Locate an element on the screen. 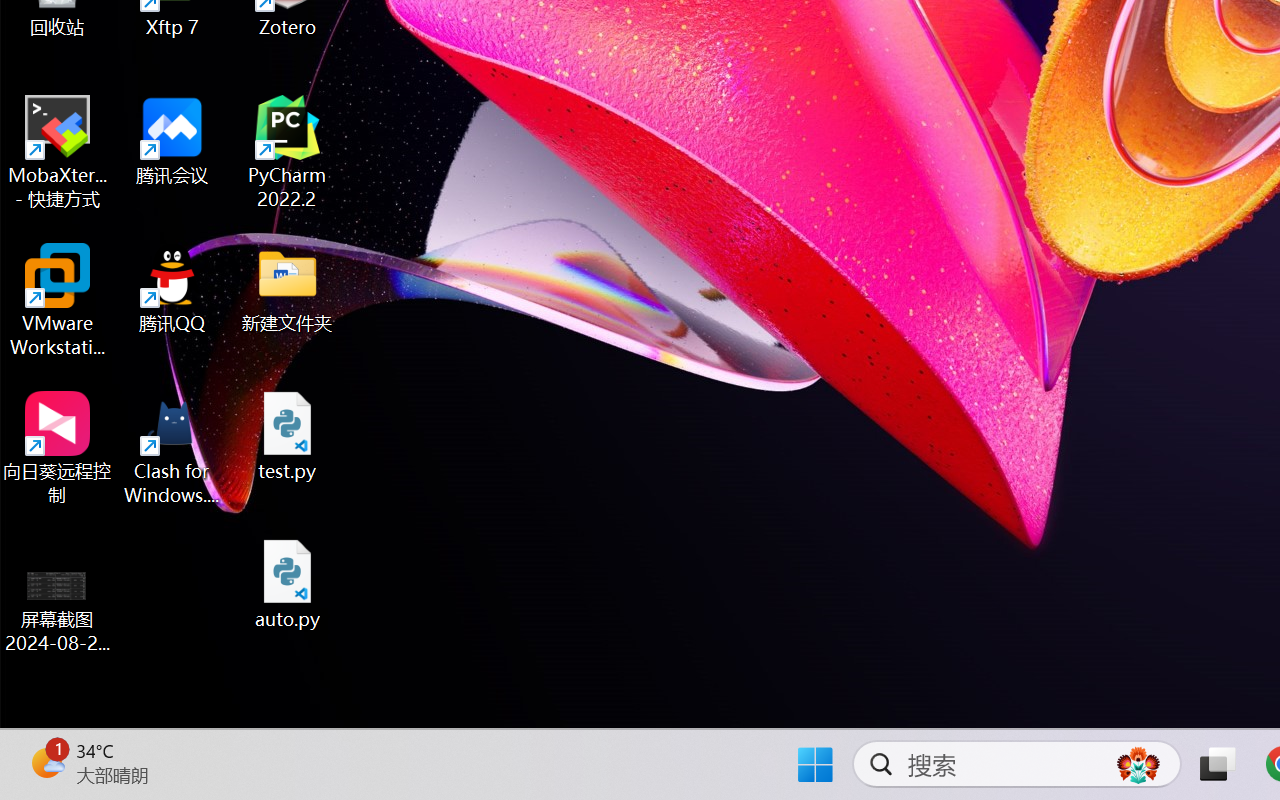  'auto.py' is located at coordinates (287, 583).